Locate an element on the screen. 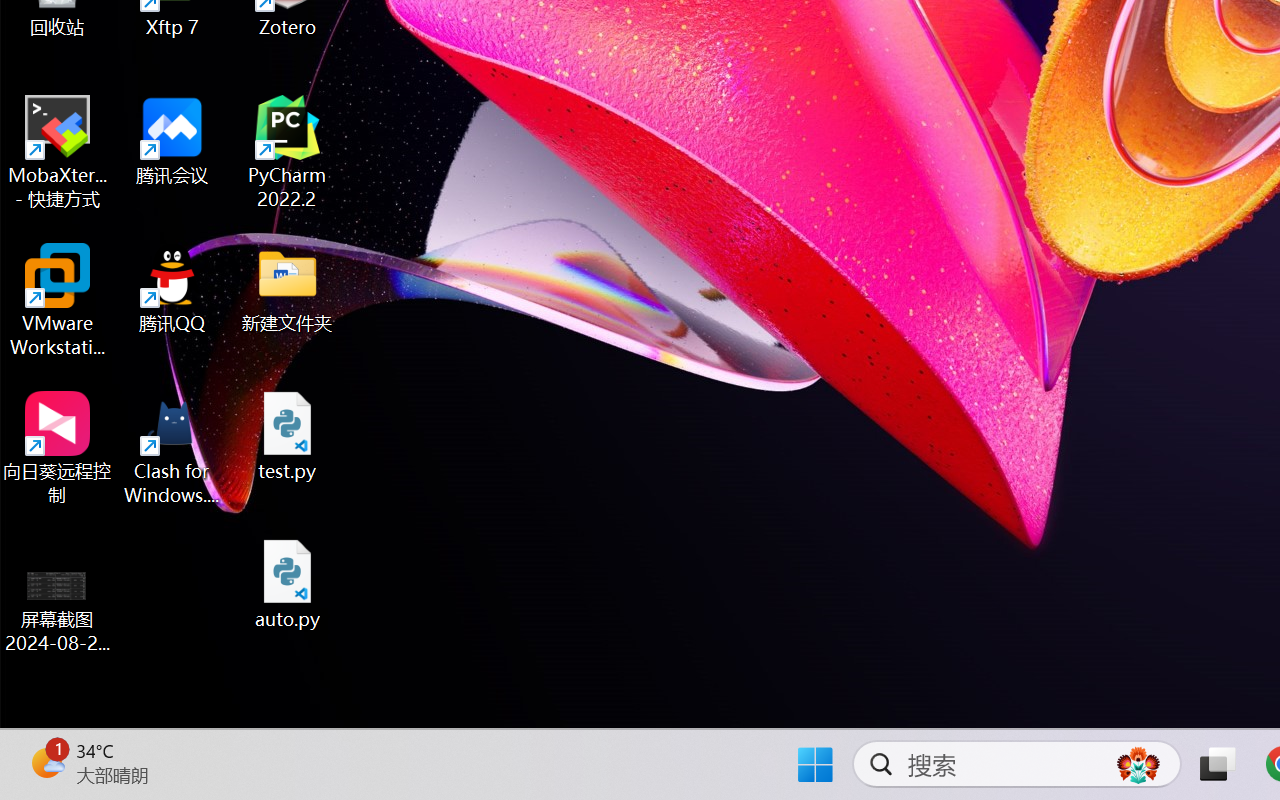  'auto.py' is located at coordinates (287, 583).